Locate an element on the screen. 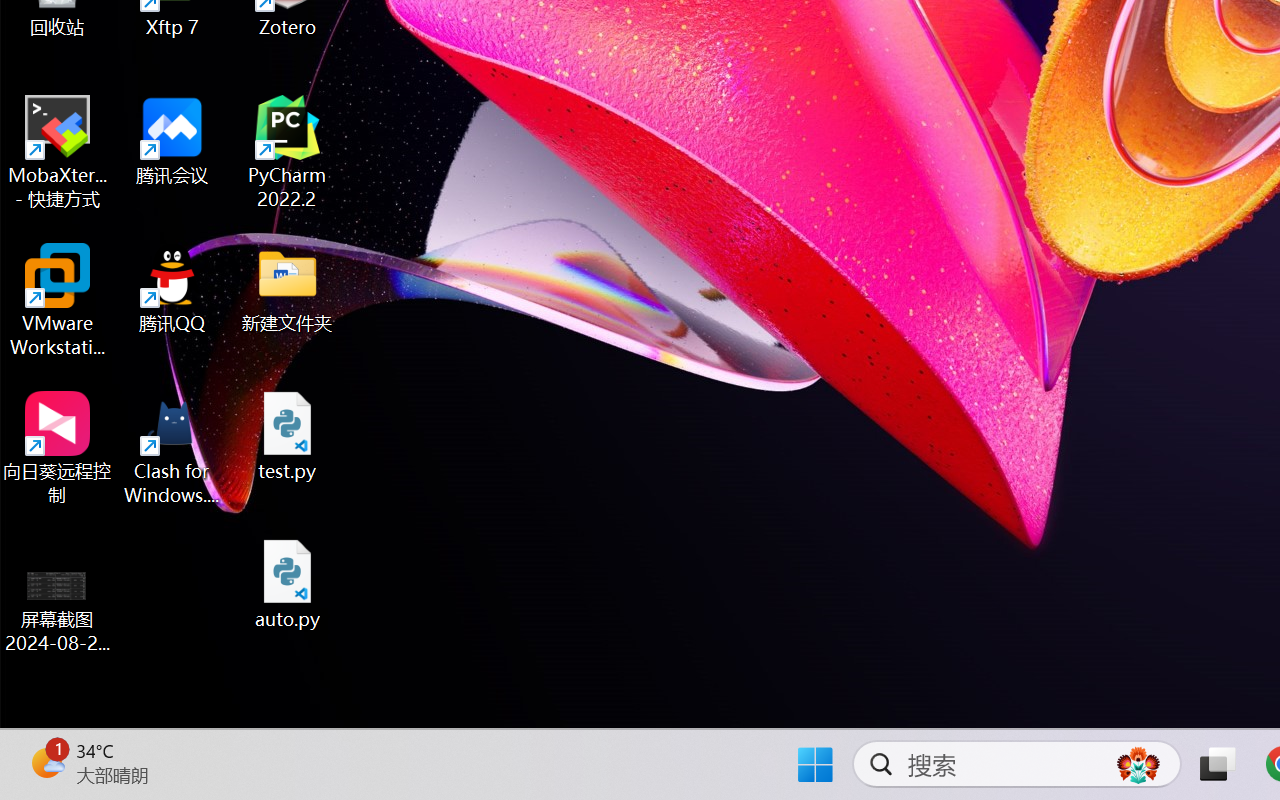  'auto.py' is located at coordinates (287, 583).